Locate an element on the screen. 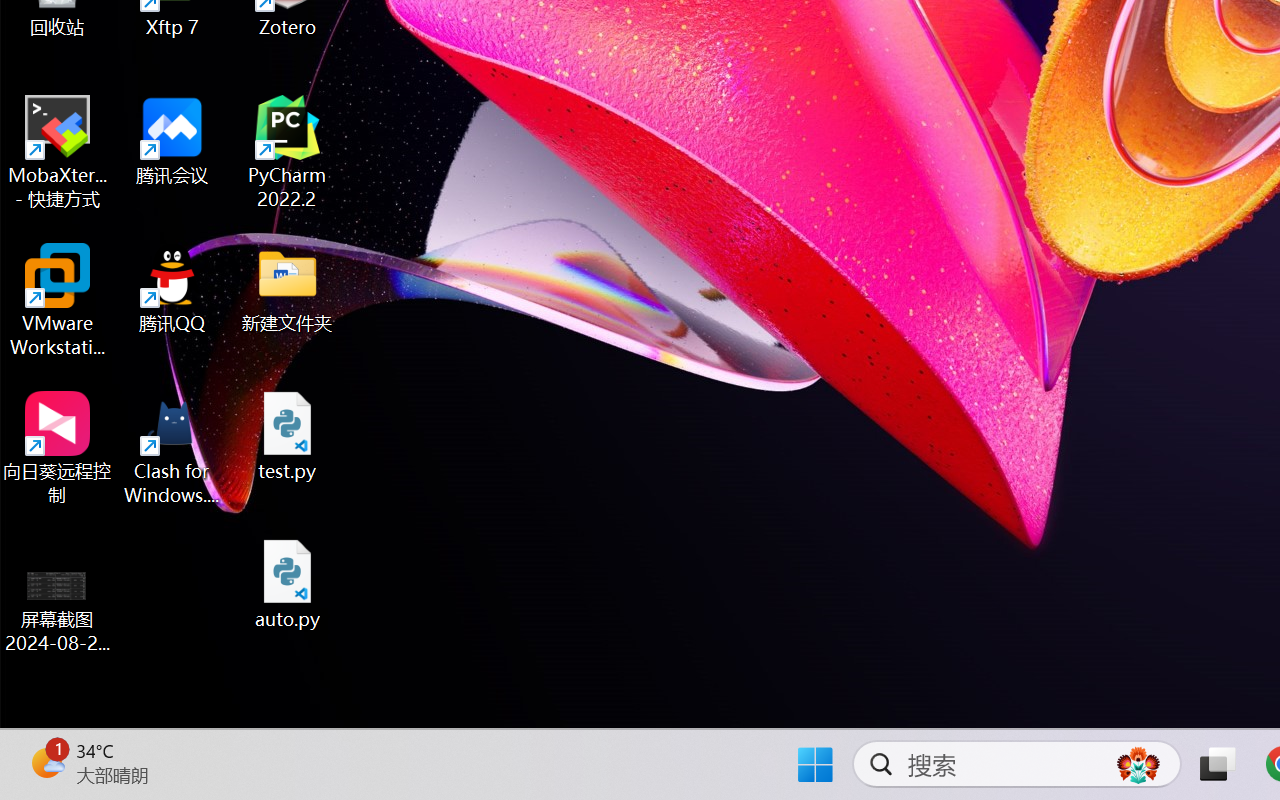  'auto.py' is located at coordinates (287, 583).